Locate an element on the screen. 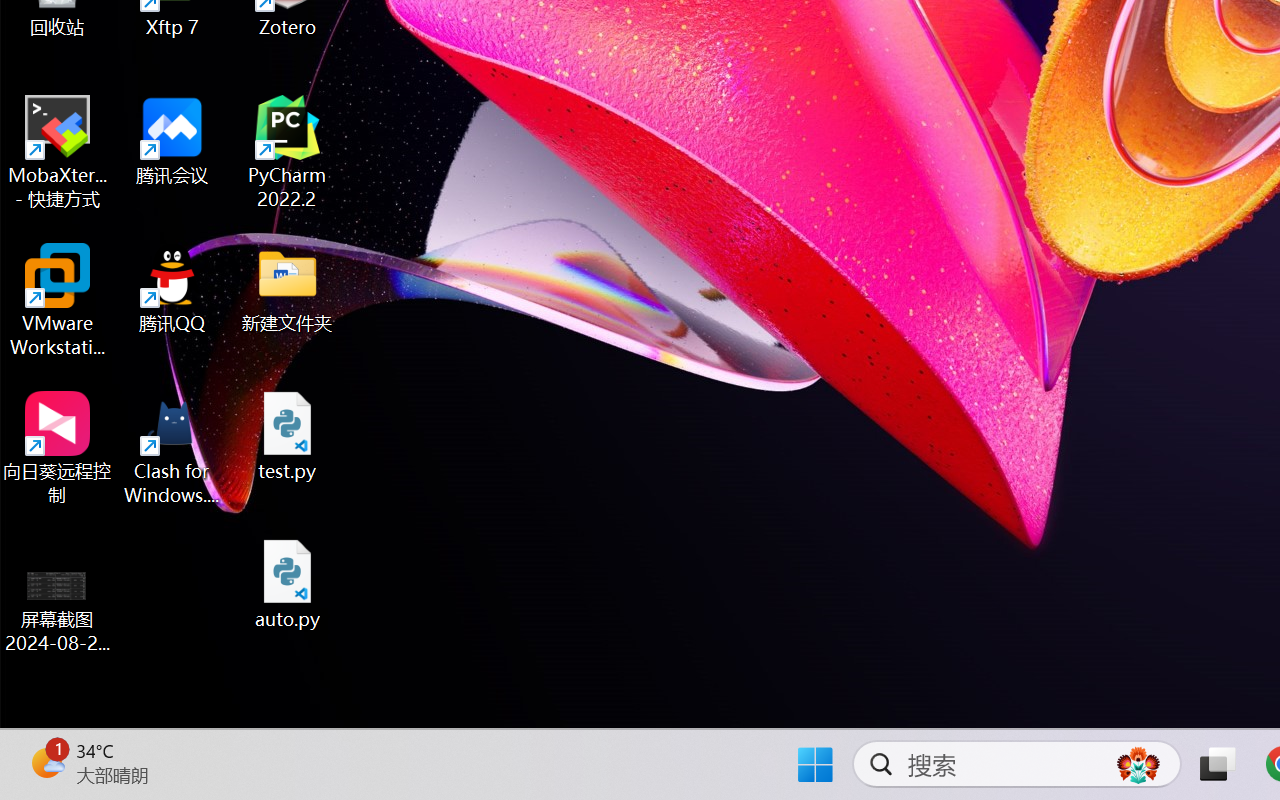  'auto.py' is located at coordinates (287, 583).